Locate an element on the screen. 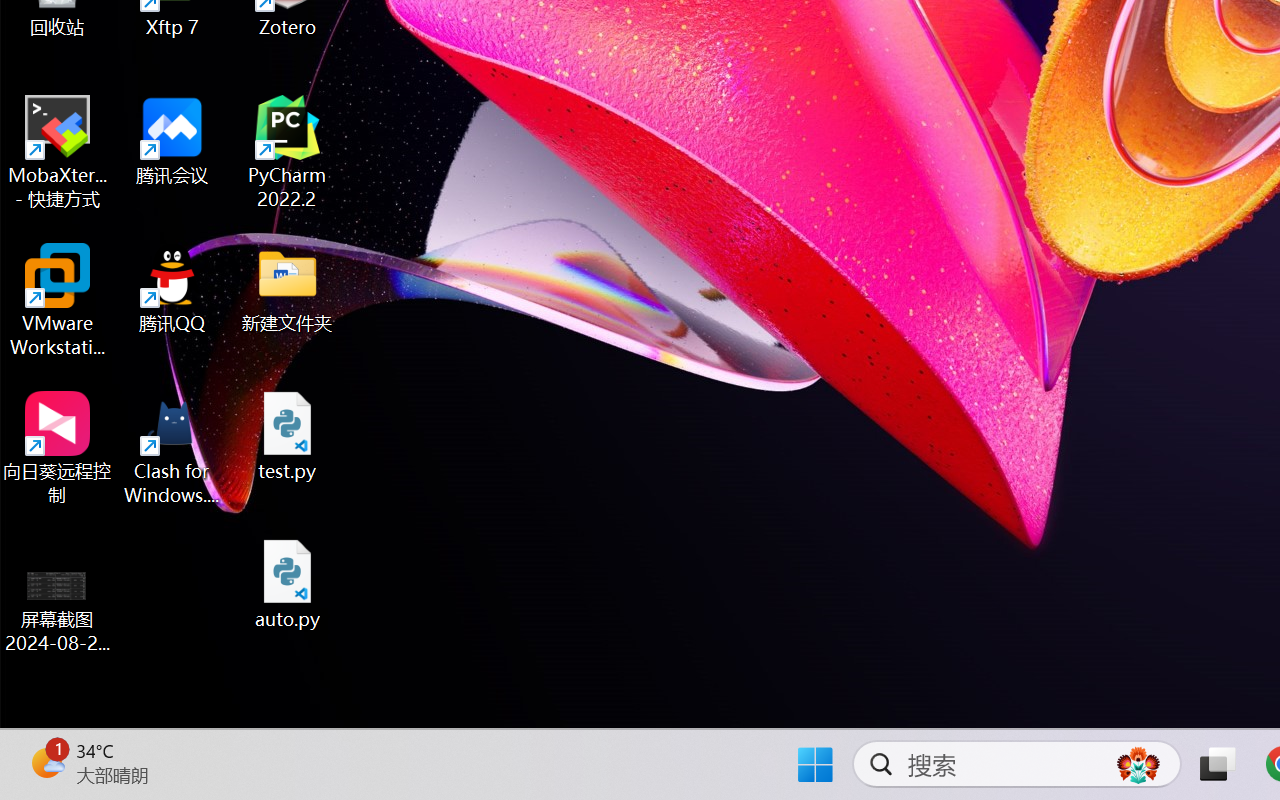  'auto.py' is located at coordinates (287, 583).